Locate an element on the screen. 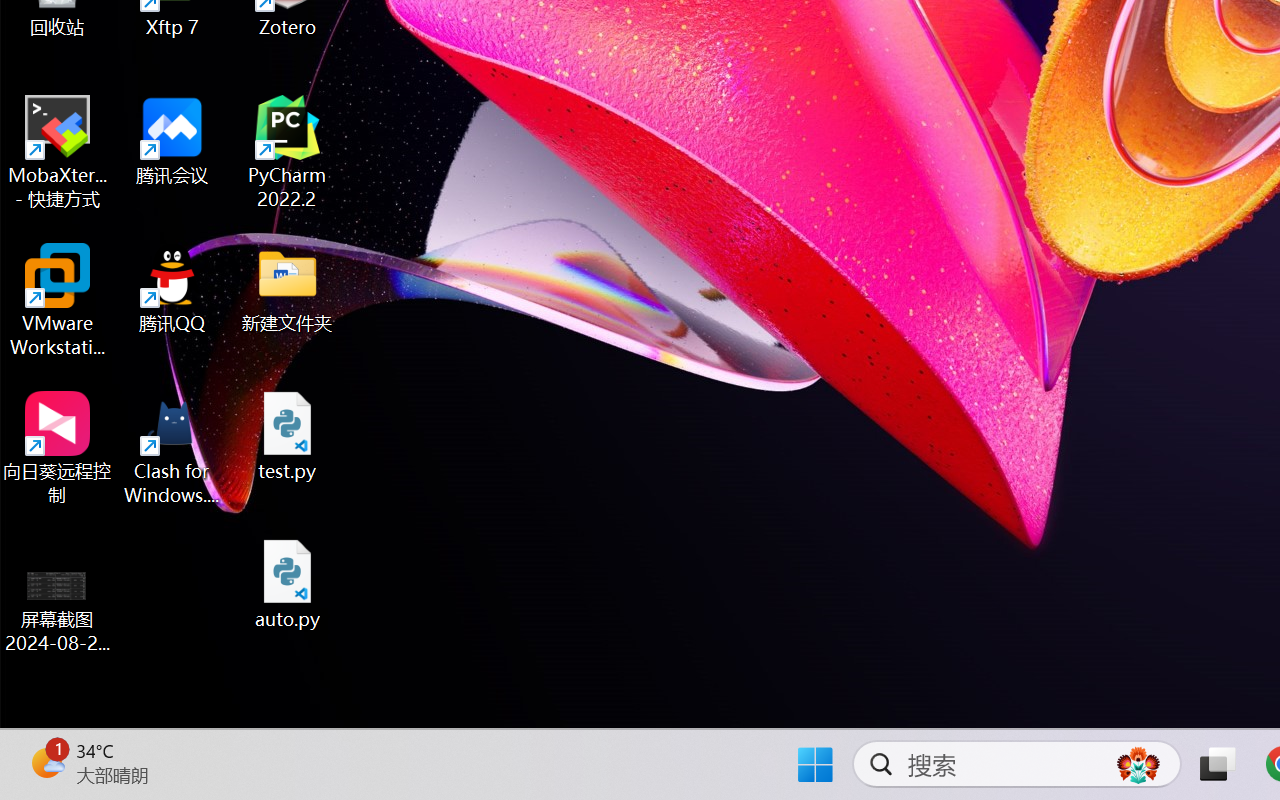  'auto.py' is located at coordinates (287, 583).